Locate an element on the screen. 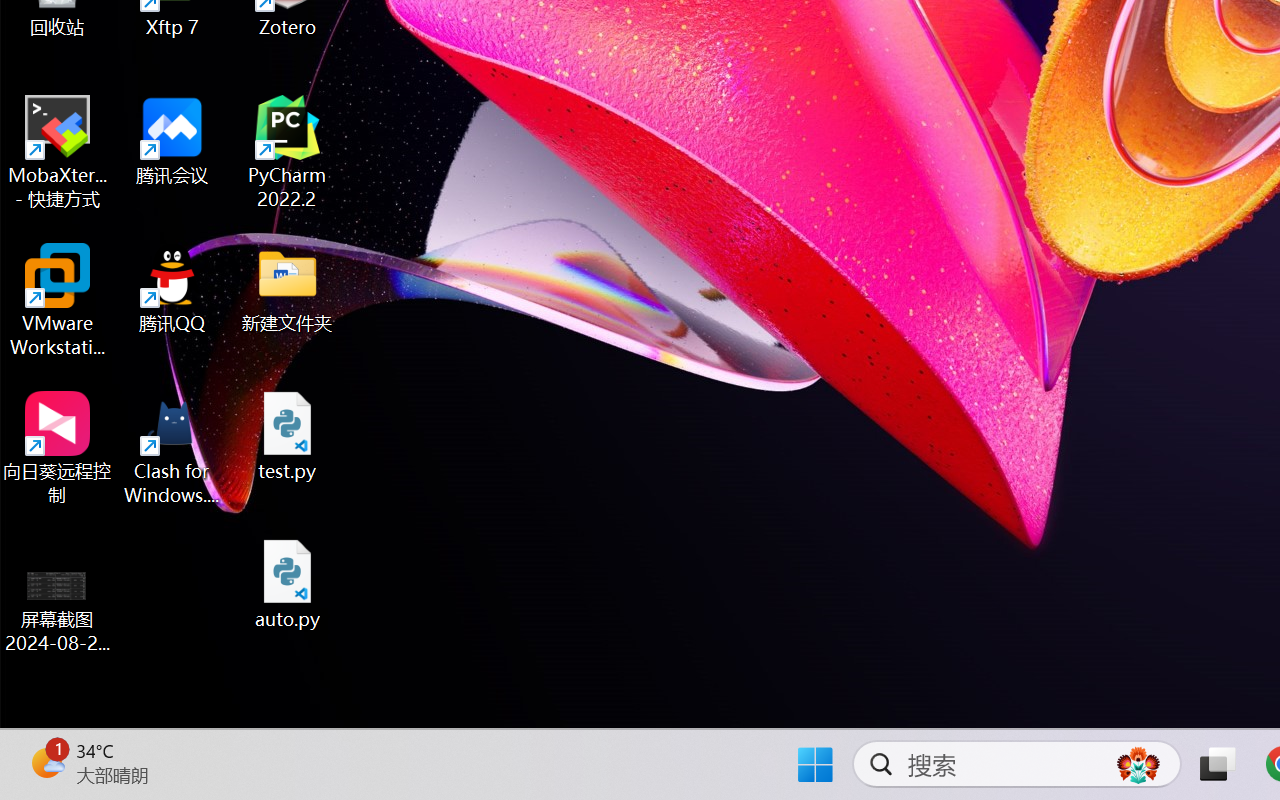  'auto.py' is located at coordinates (287, 583).